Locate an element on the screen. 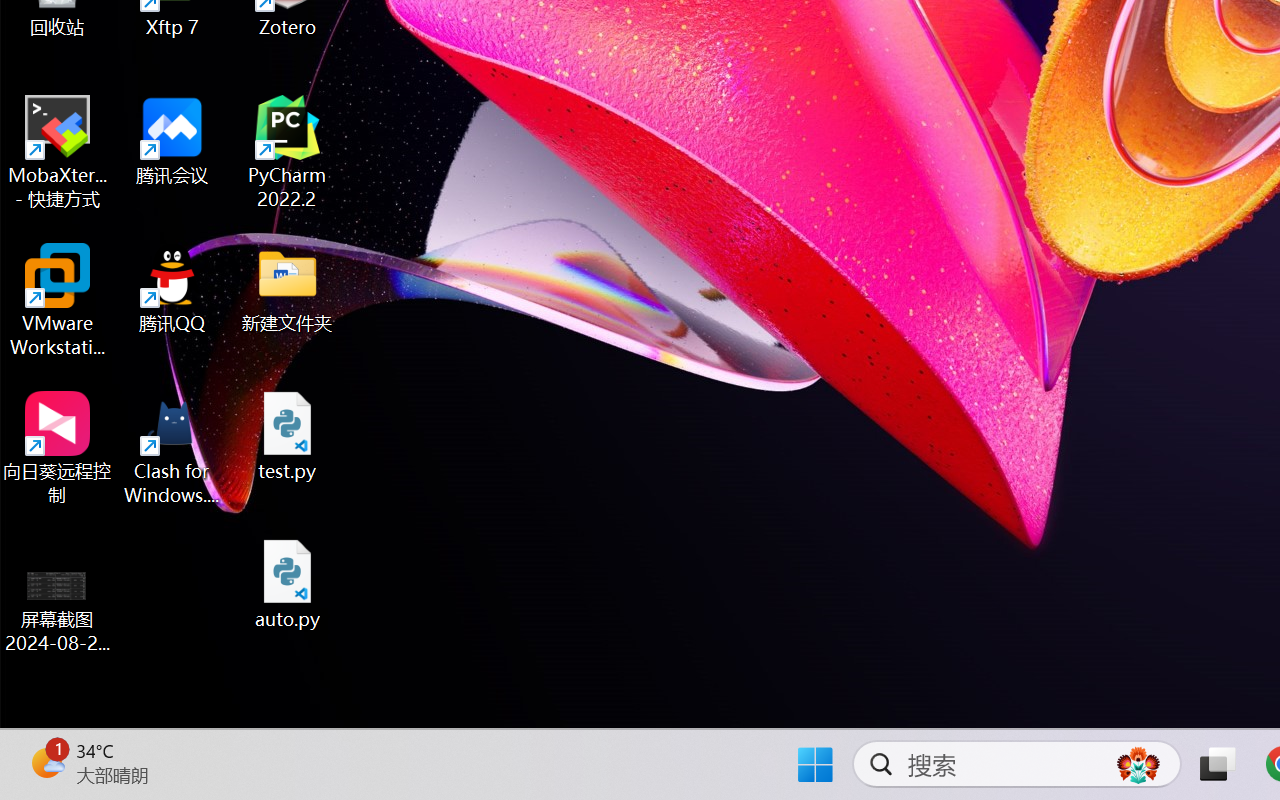  'auto.py' is located at coordinates (287, 583).